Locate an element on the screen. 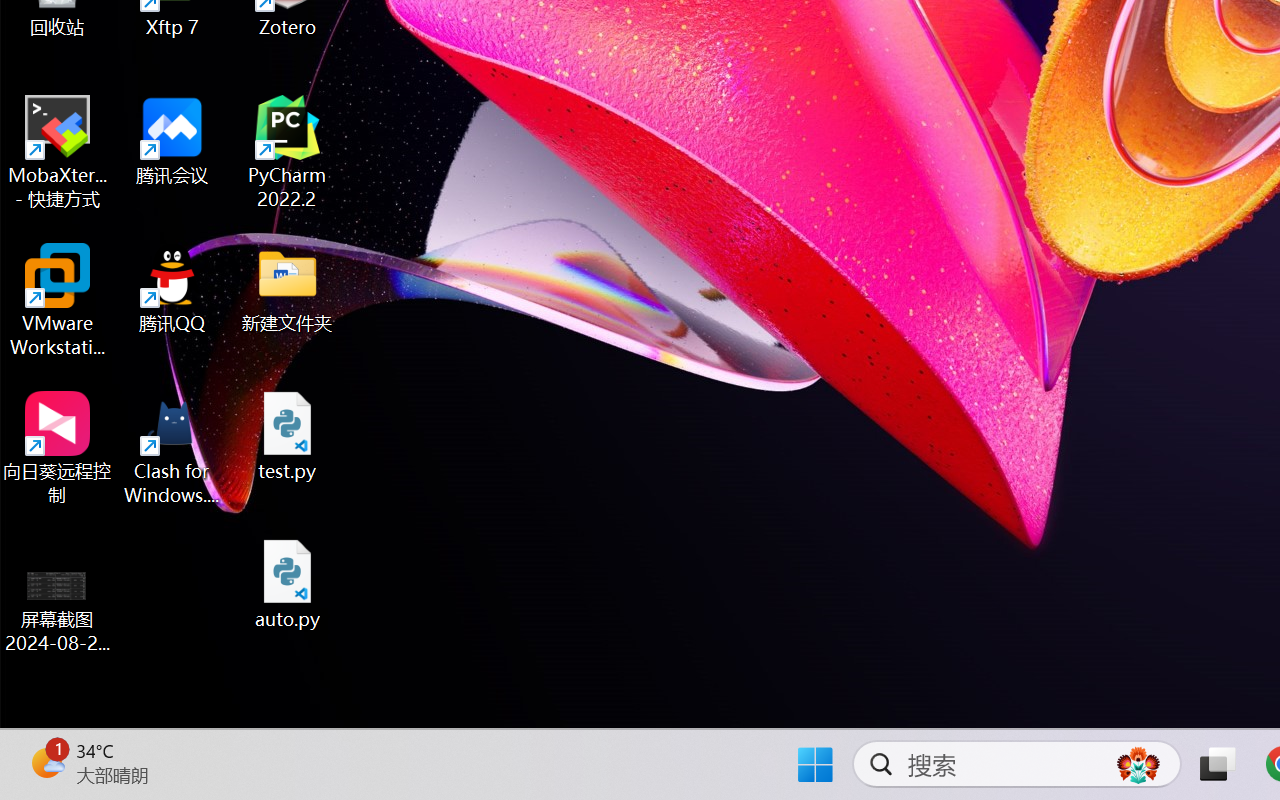  'auto.py' is located at coordinates (287, 583).